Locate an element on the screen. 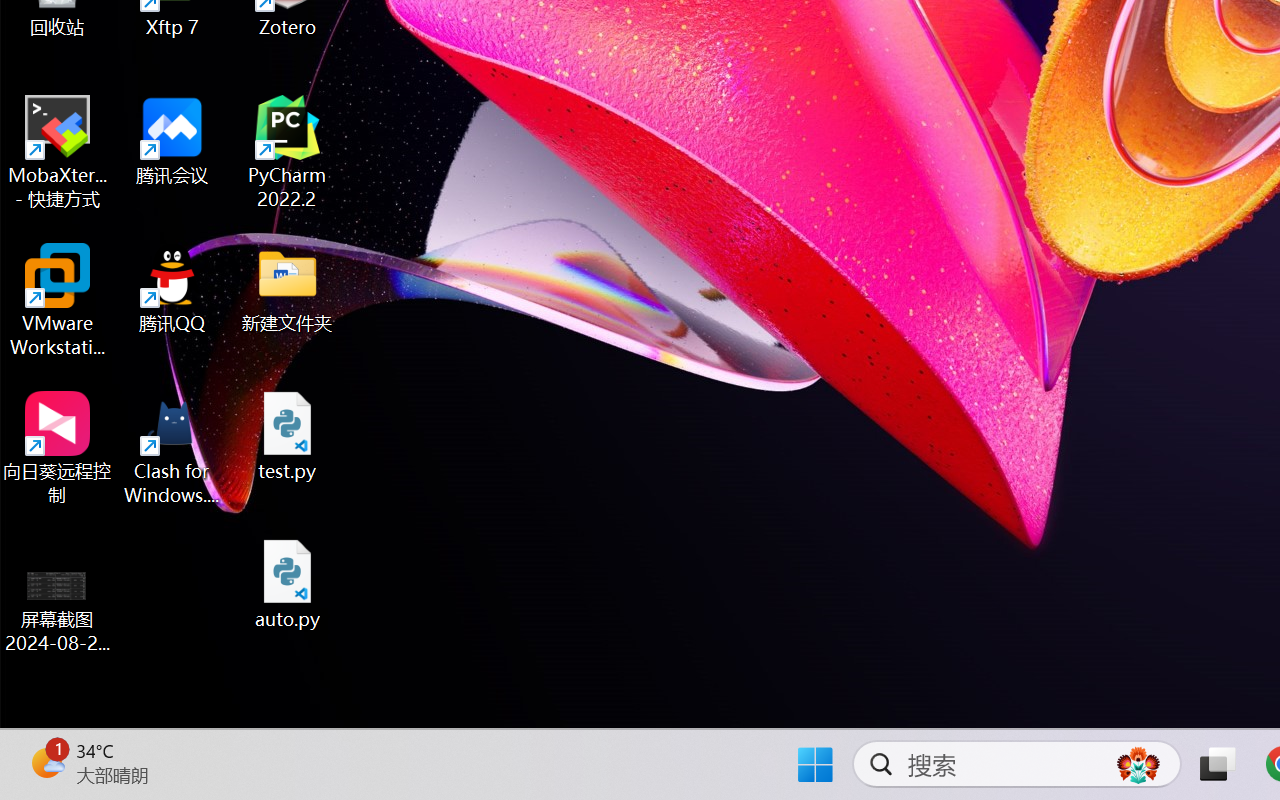  'auto.py' is located at coordinates (287, 583).